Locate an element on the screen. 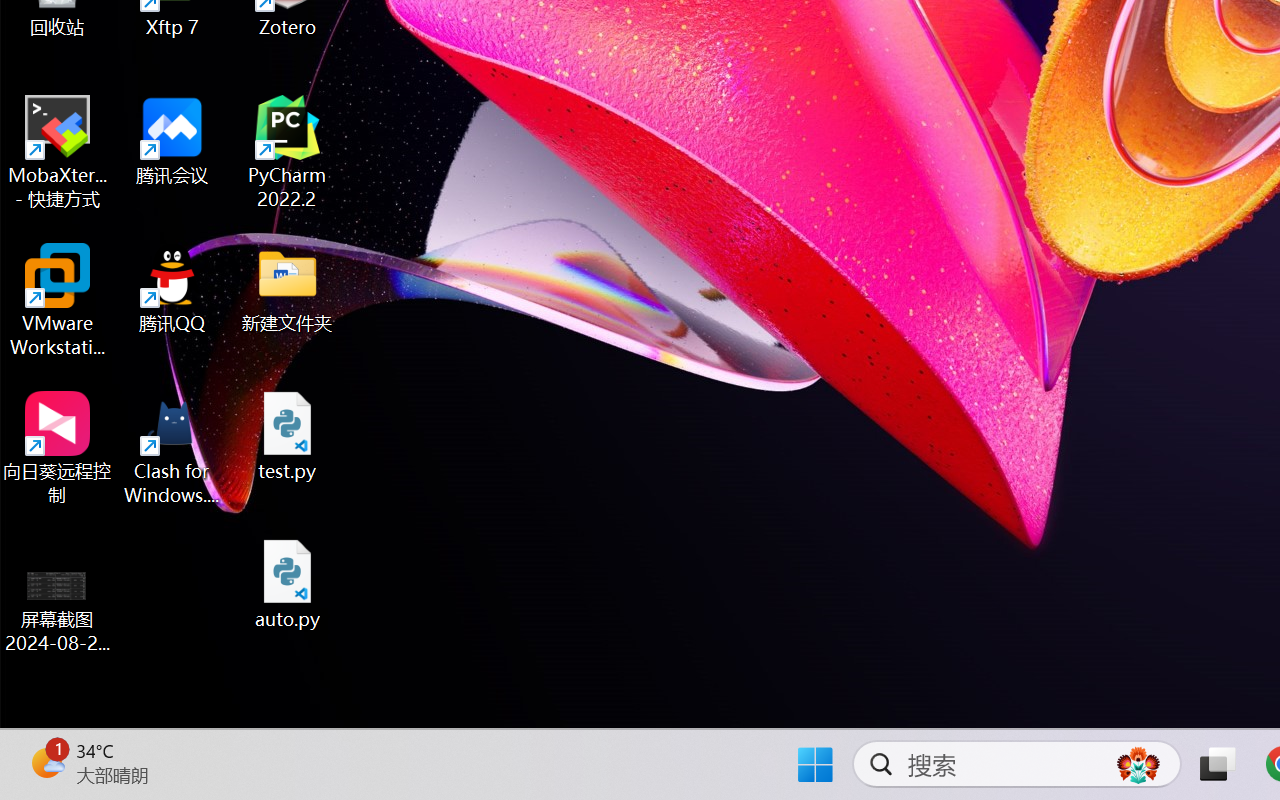  'auto.py' is located at coordinates (287, 583).